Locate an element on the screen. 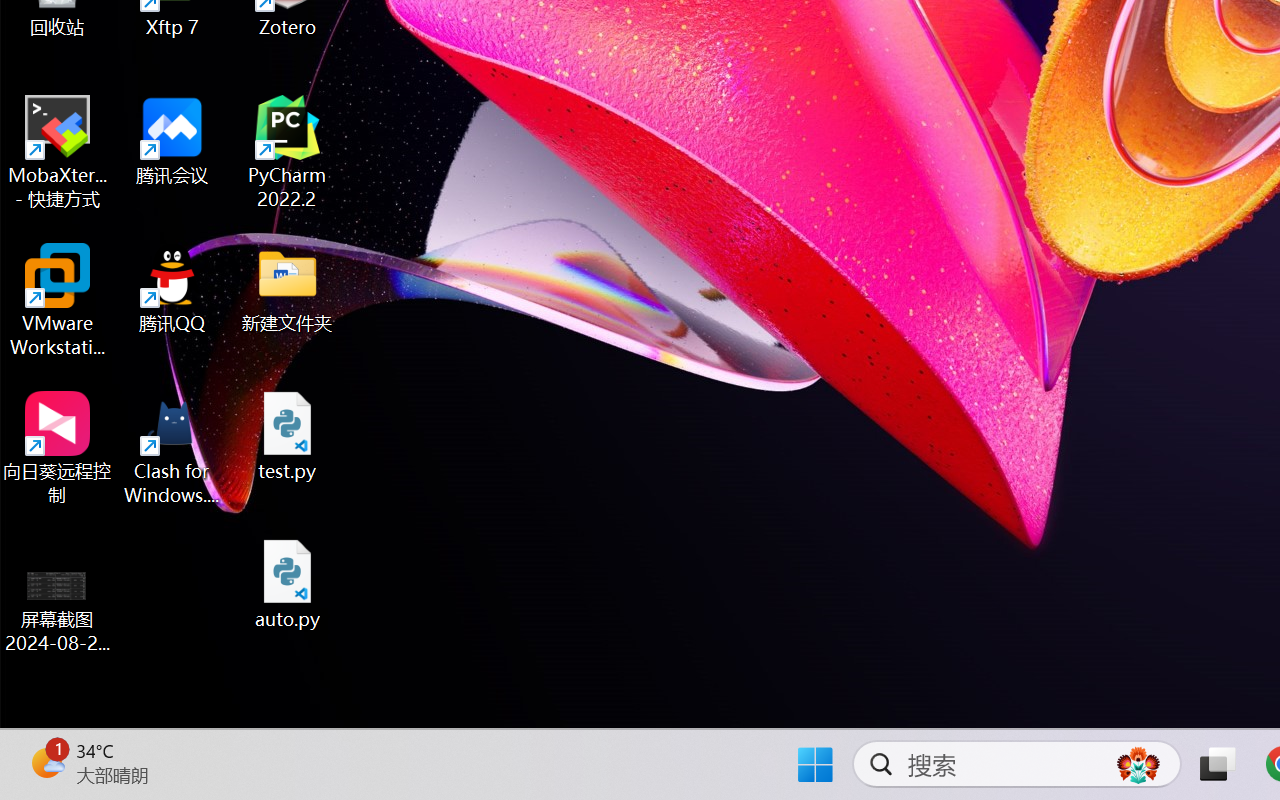  'auto.py' is located at coordinates (287, 583).